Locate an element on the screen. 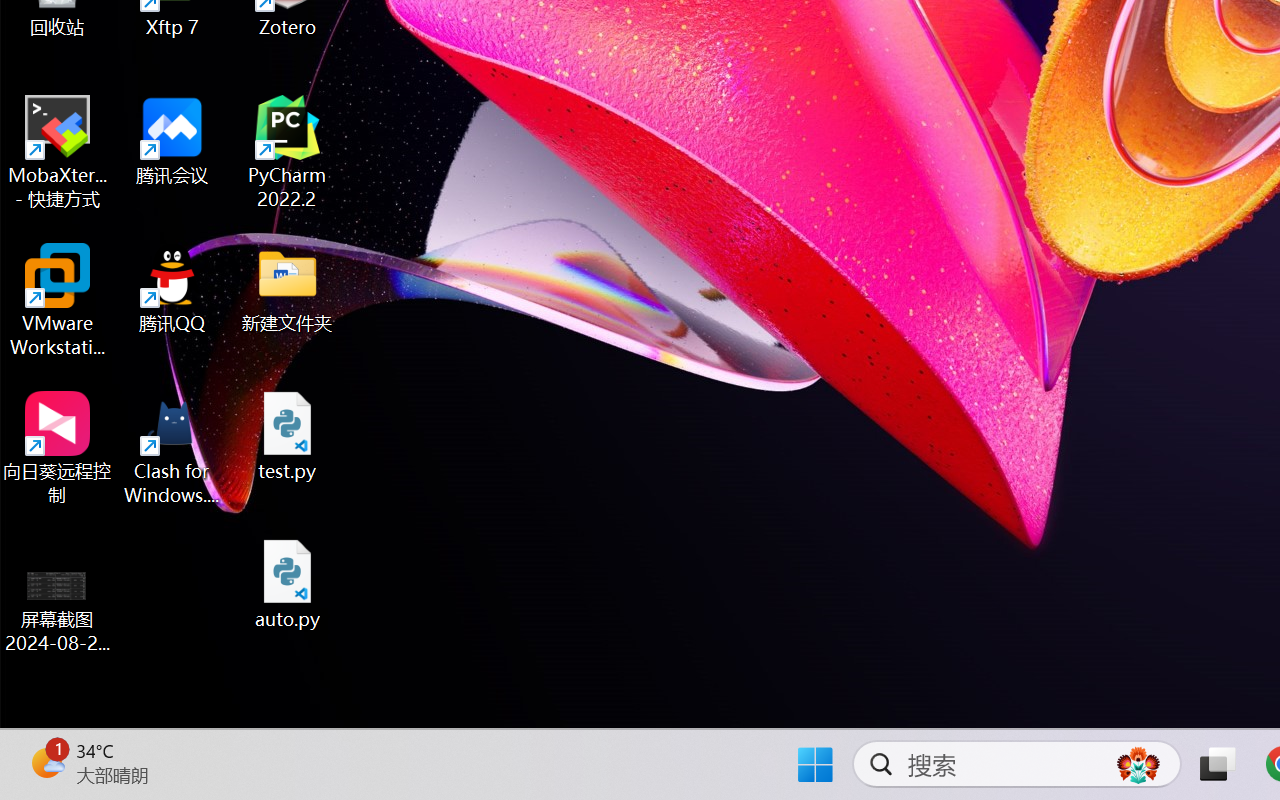  'auto.py' is located at coordinates (287, 583).